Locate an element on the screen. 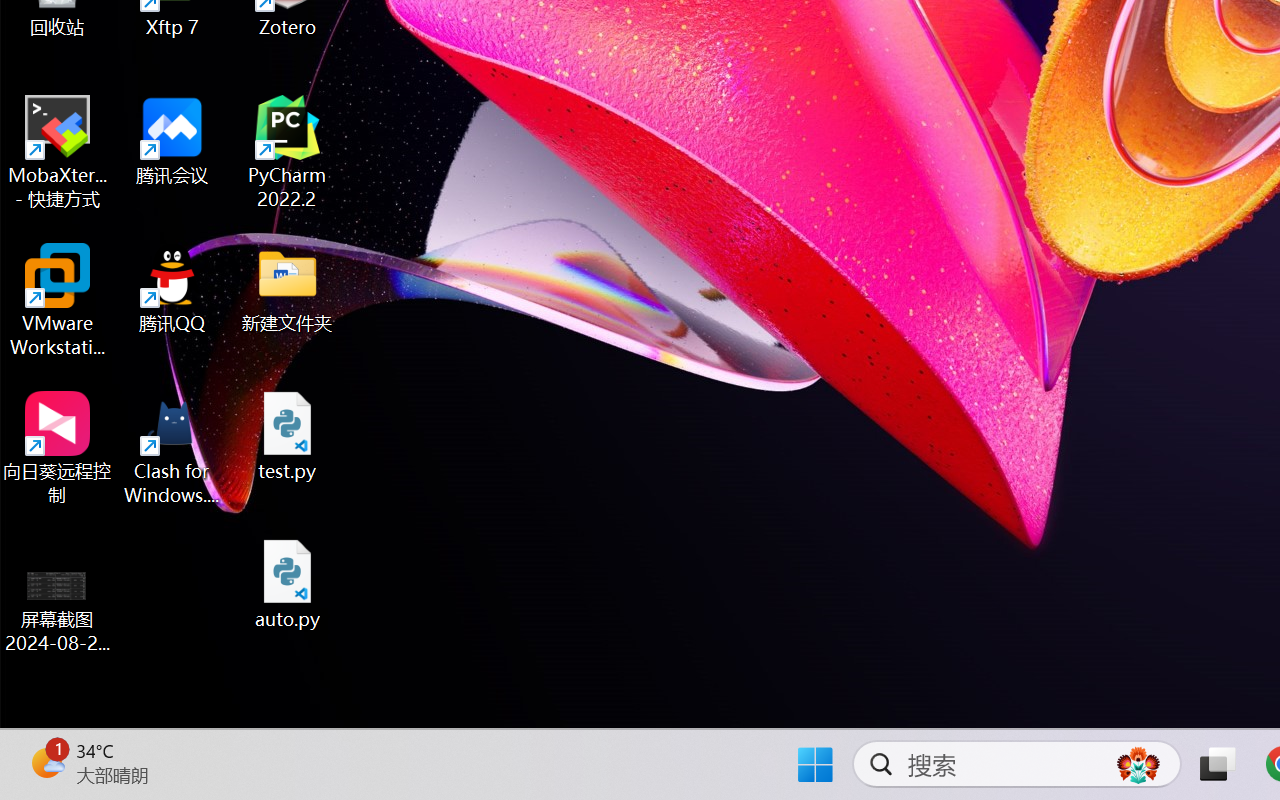  'auto.py' is located at coordinates (287, 583).